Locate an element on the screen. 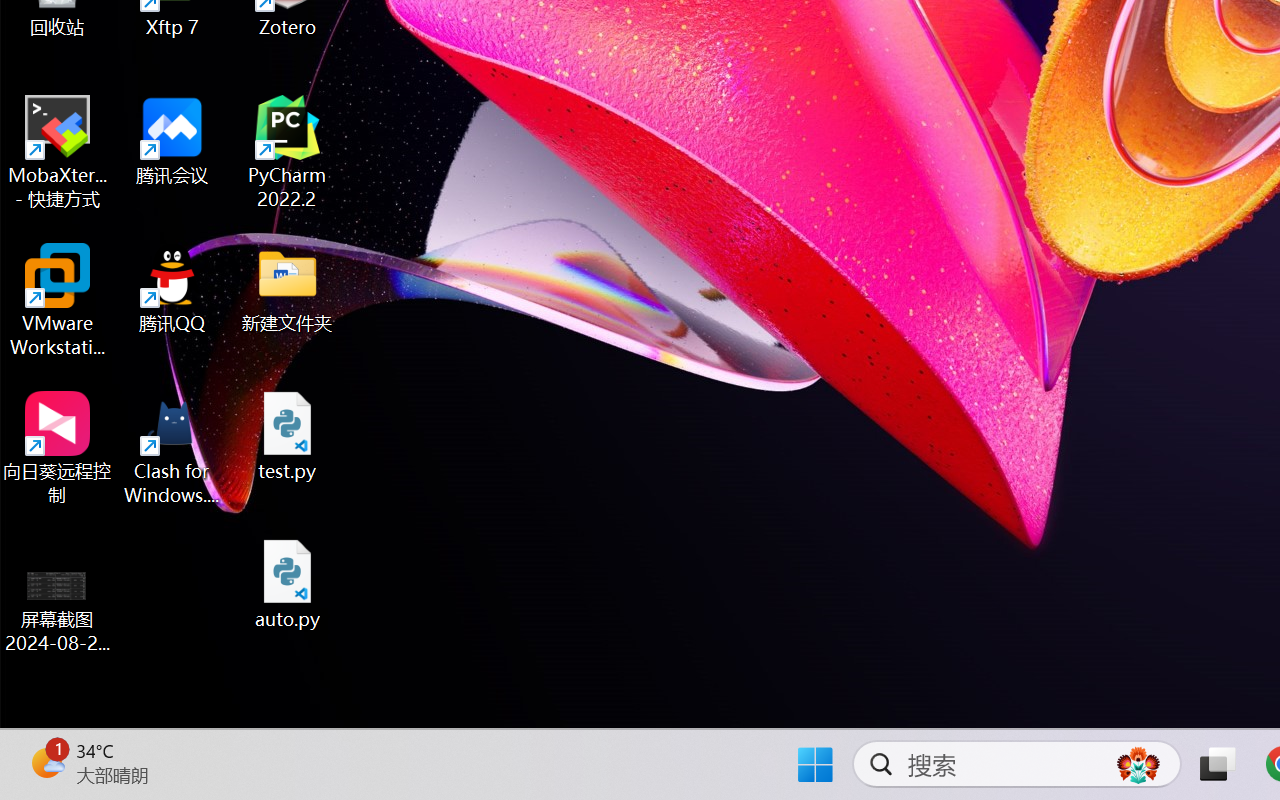  'auto.py' is located at coordinates (287, 583).